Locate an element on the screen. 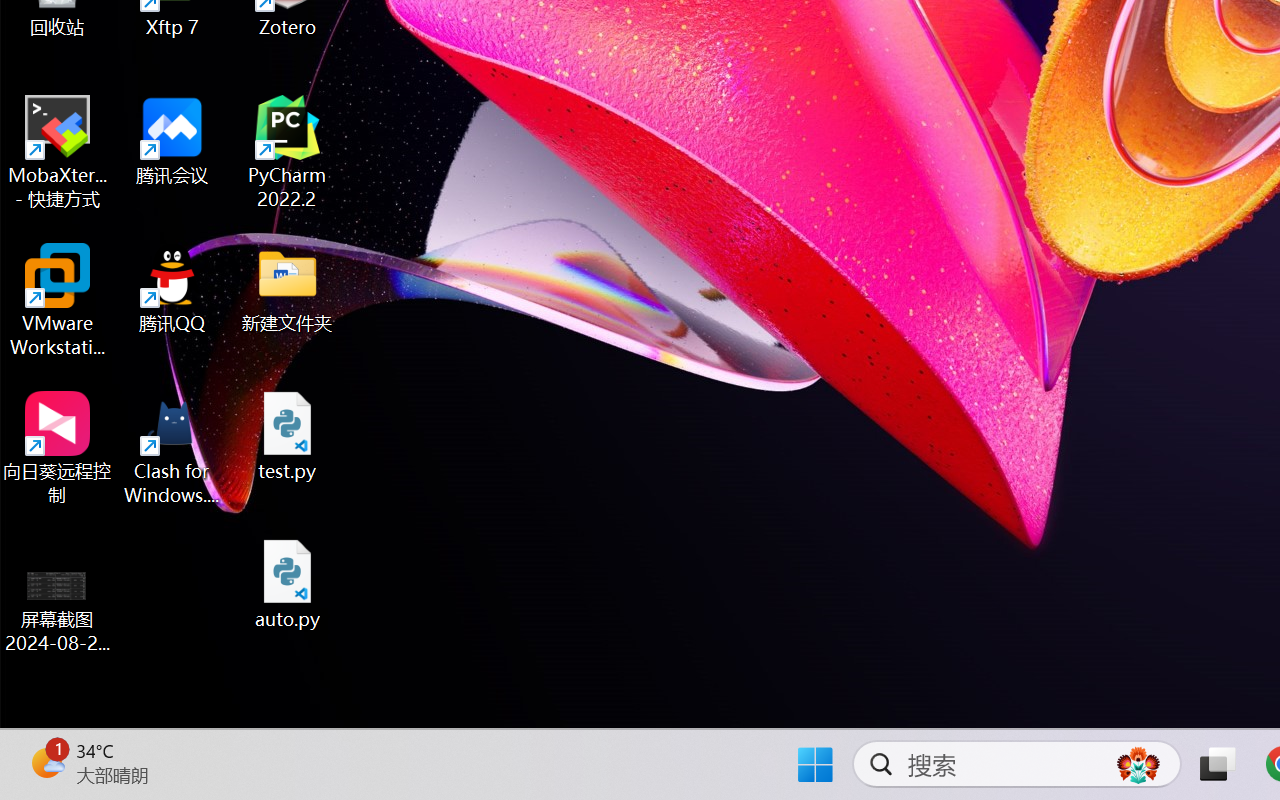  'auto.py' is located at coordinates (287, 583).